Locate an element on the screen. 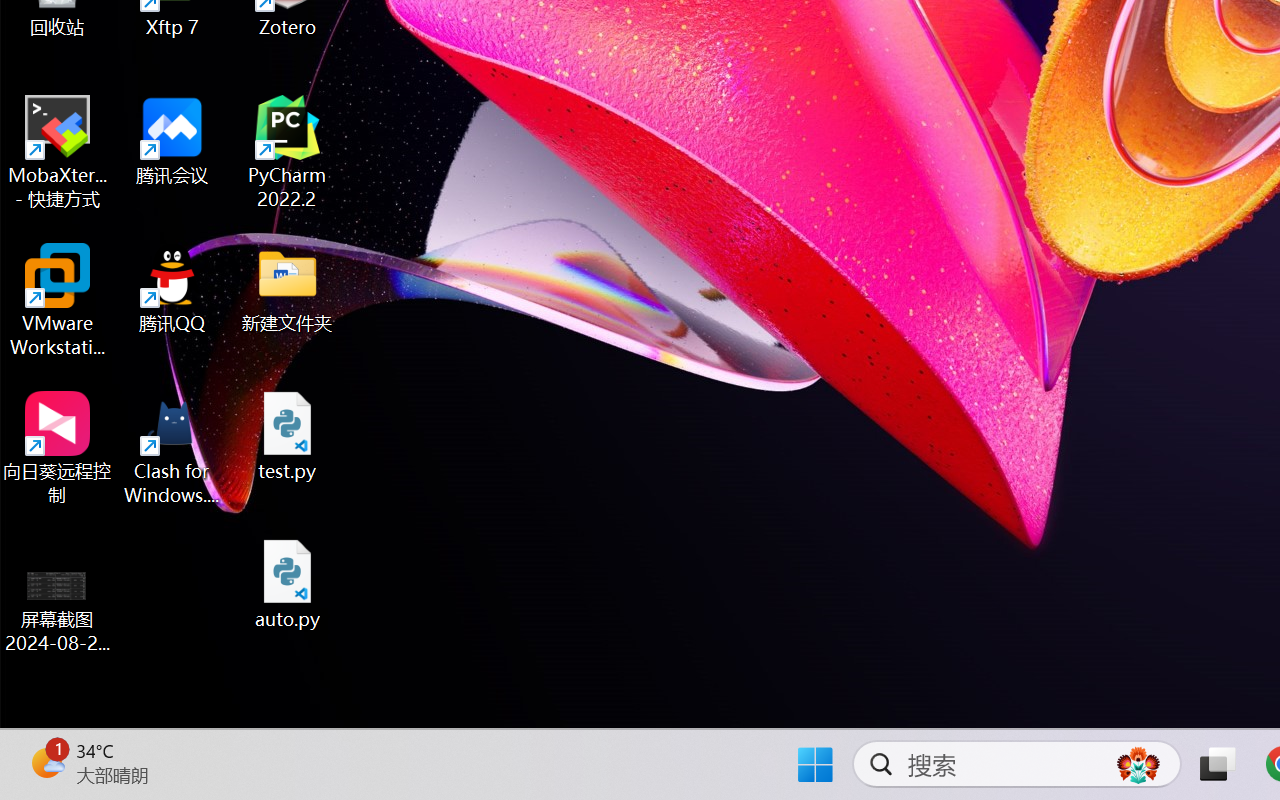  'auto.py' is located at coordinates (287, 583).